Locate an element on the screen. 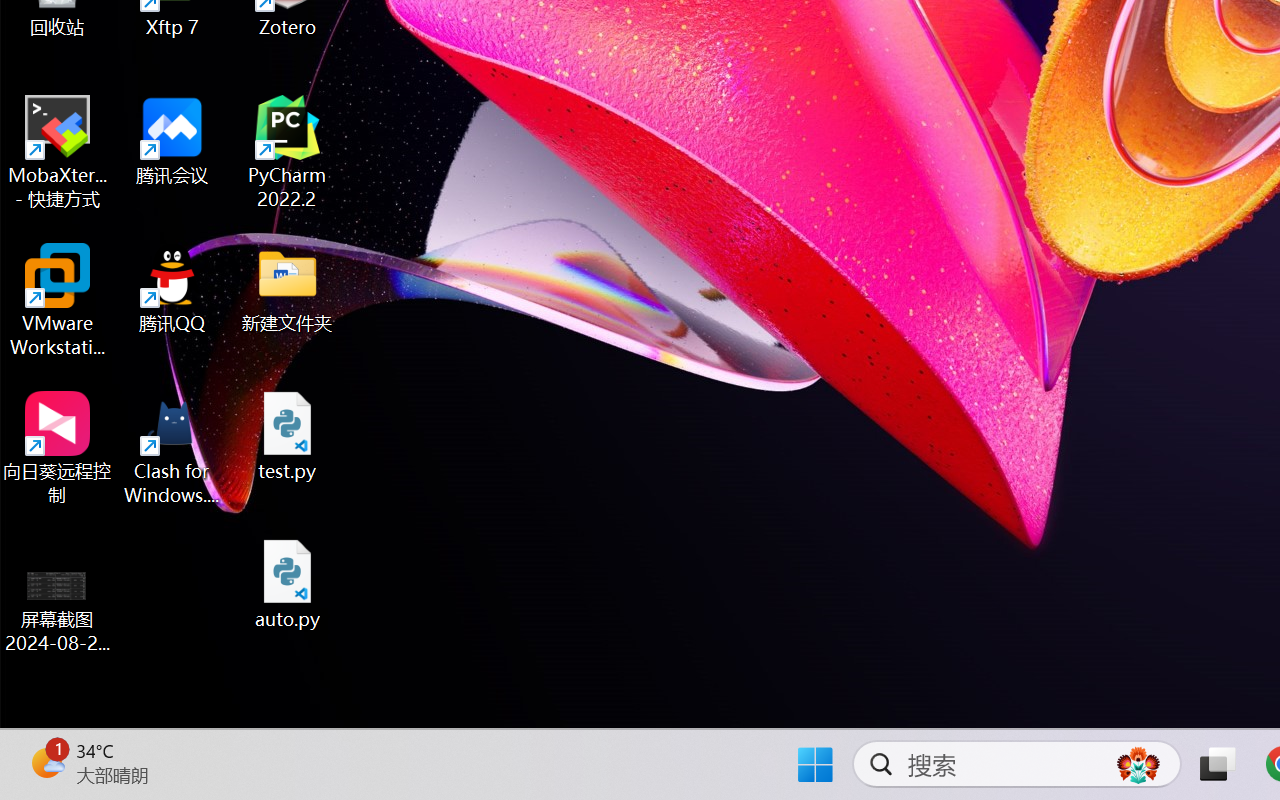  'auto.py' is located at coordinates (287, 583).